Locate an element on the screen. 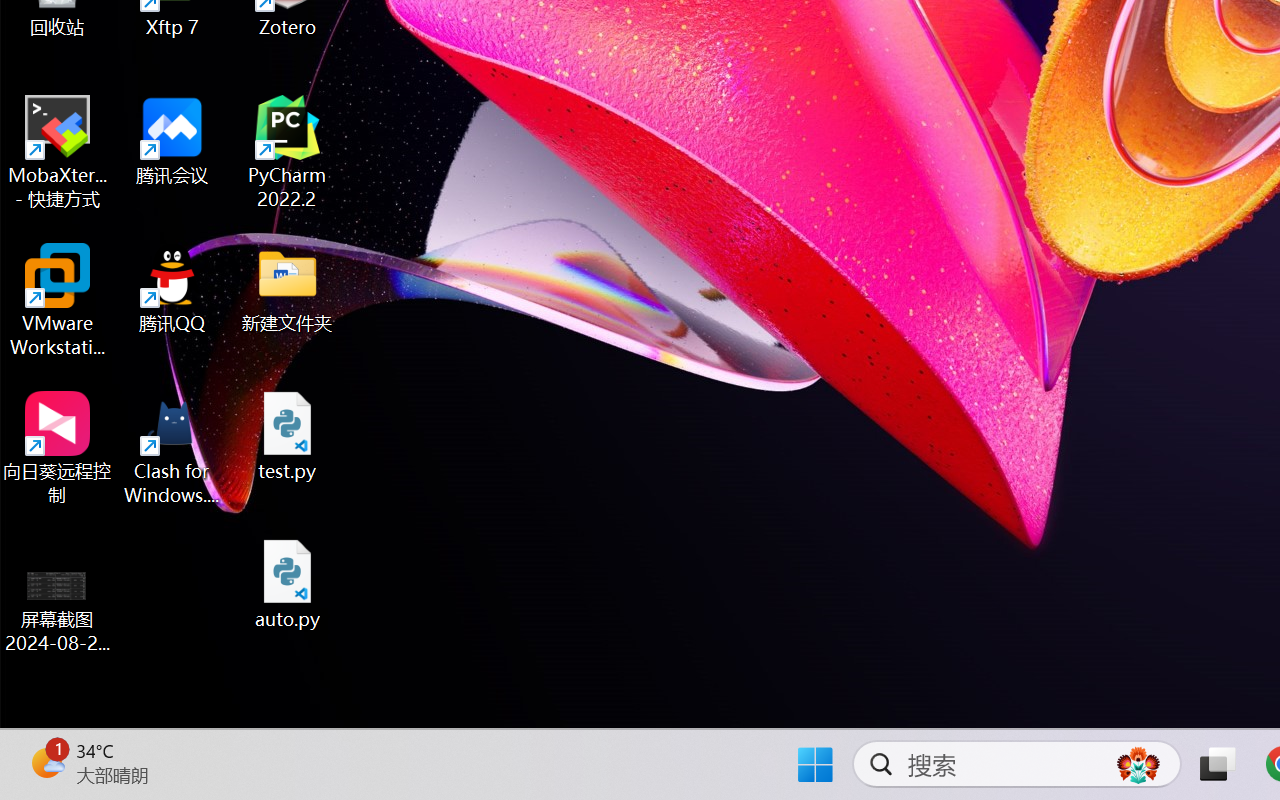  'auto.py' is located at coordinates (287, 583).